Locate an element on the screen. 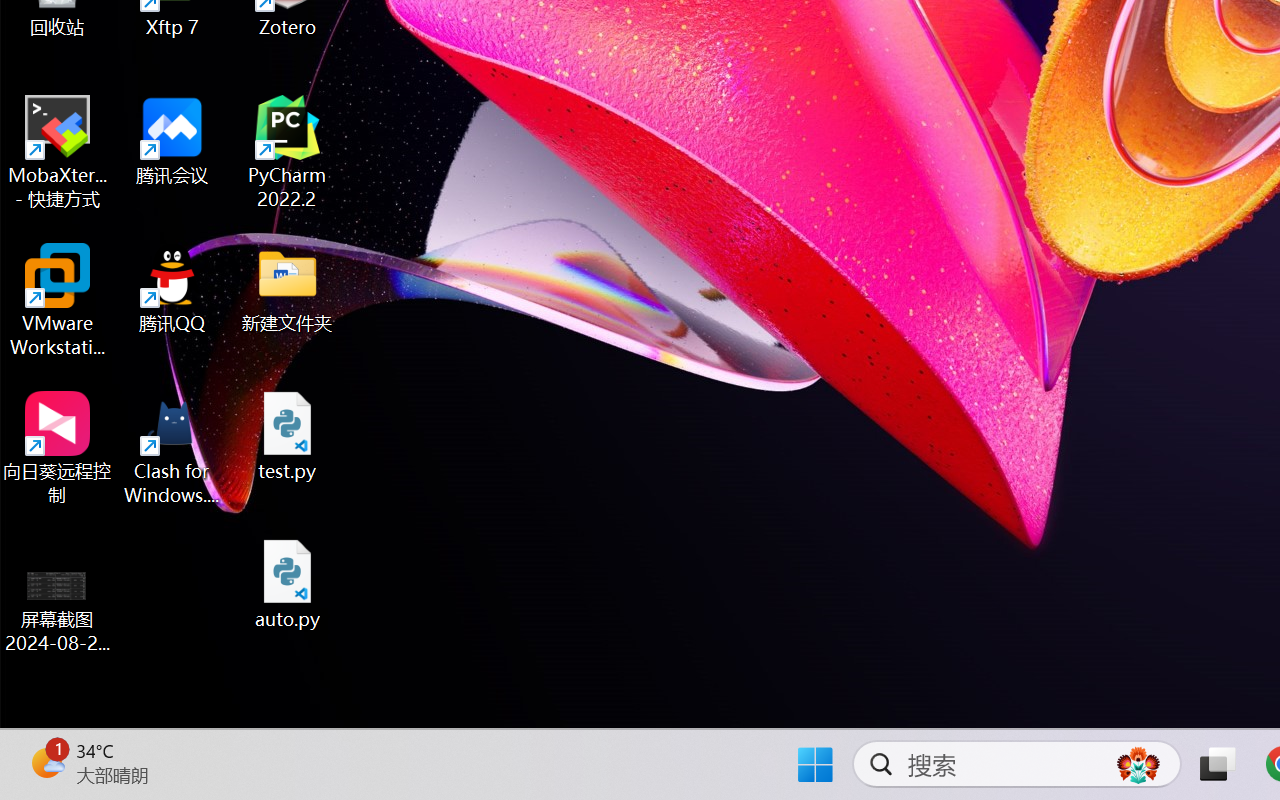  'auto.py' is located at coordinates (287, 583).